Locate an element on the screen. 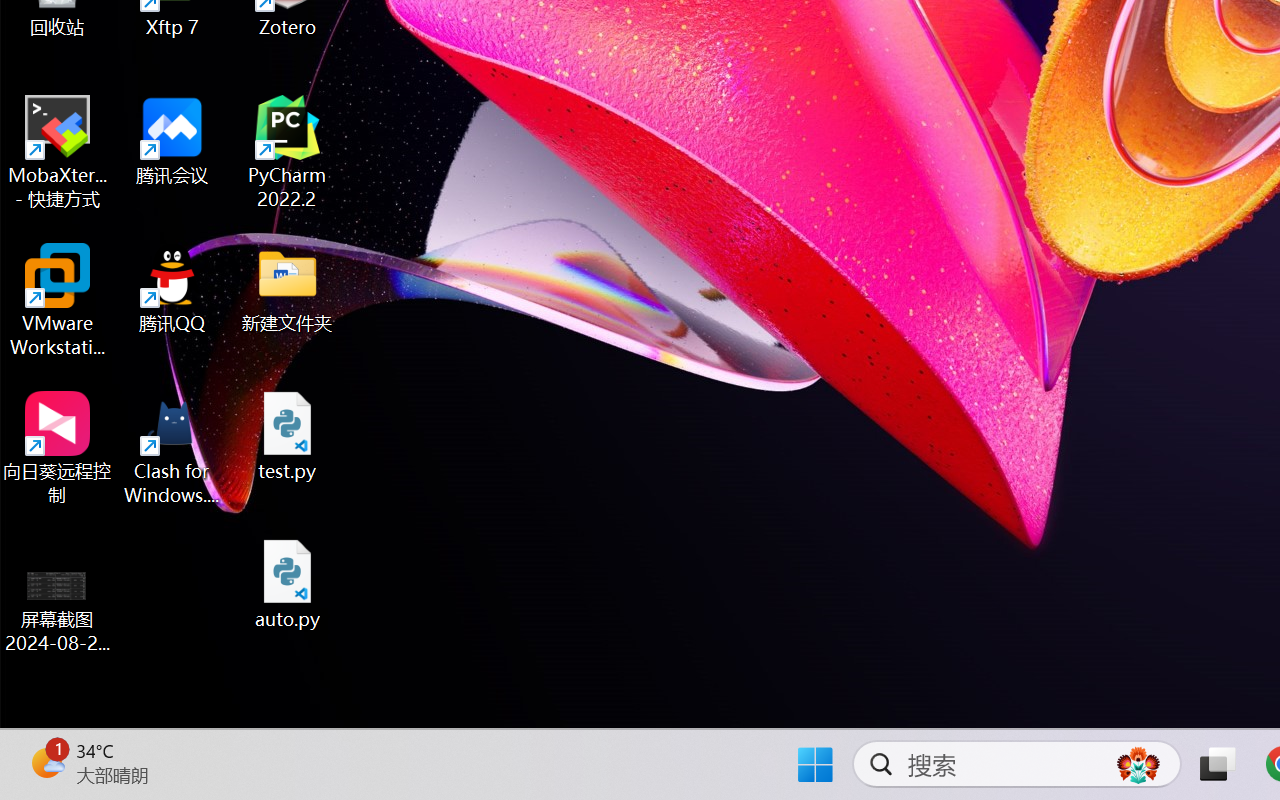  'auto.py' is located at coordinates (287, 583).